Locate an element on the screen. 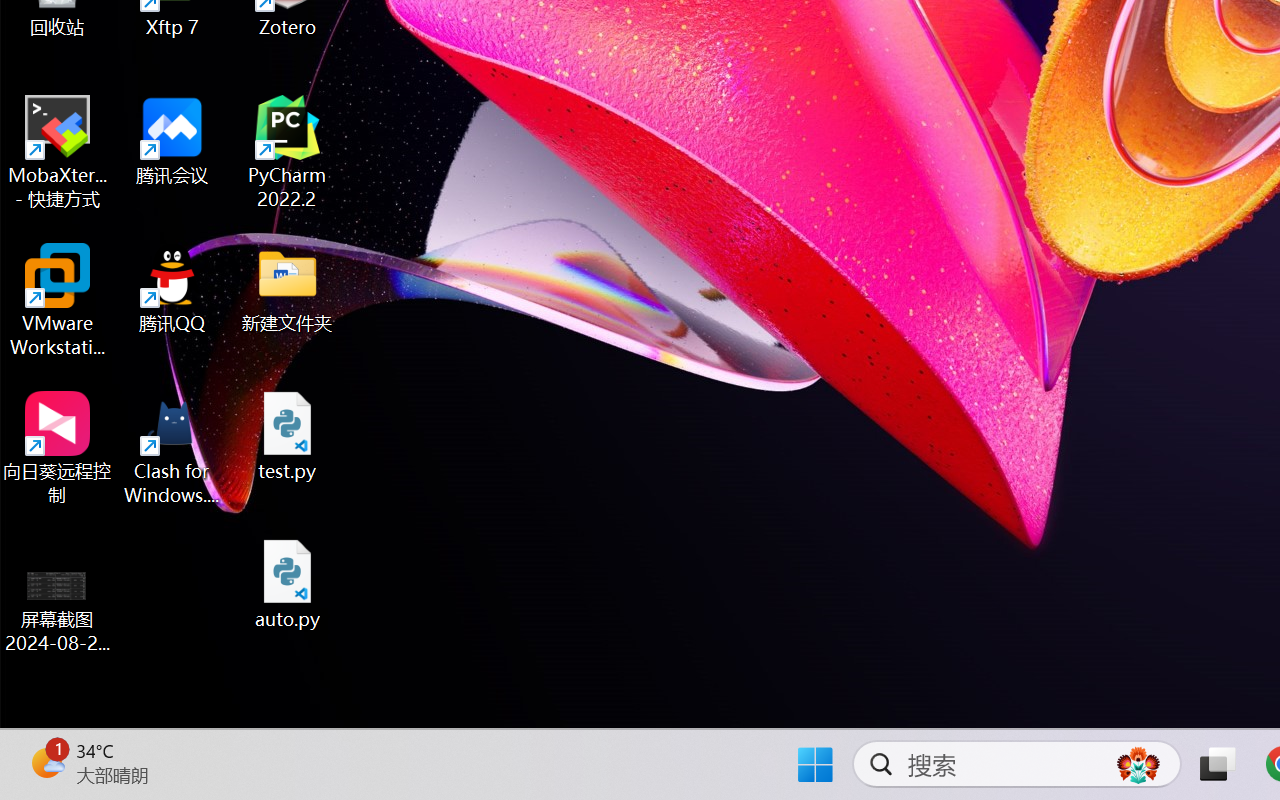  'auto.py' is located at coordinates (287, 583).